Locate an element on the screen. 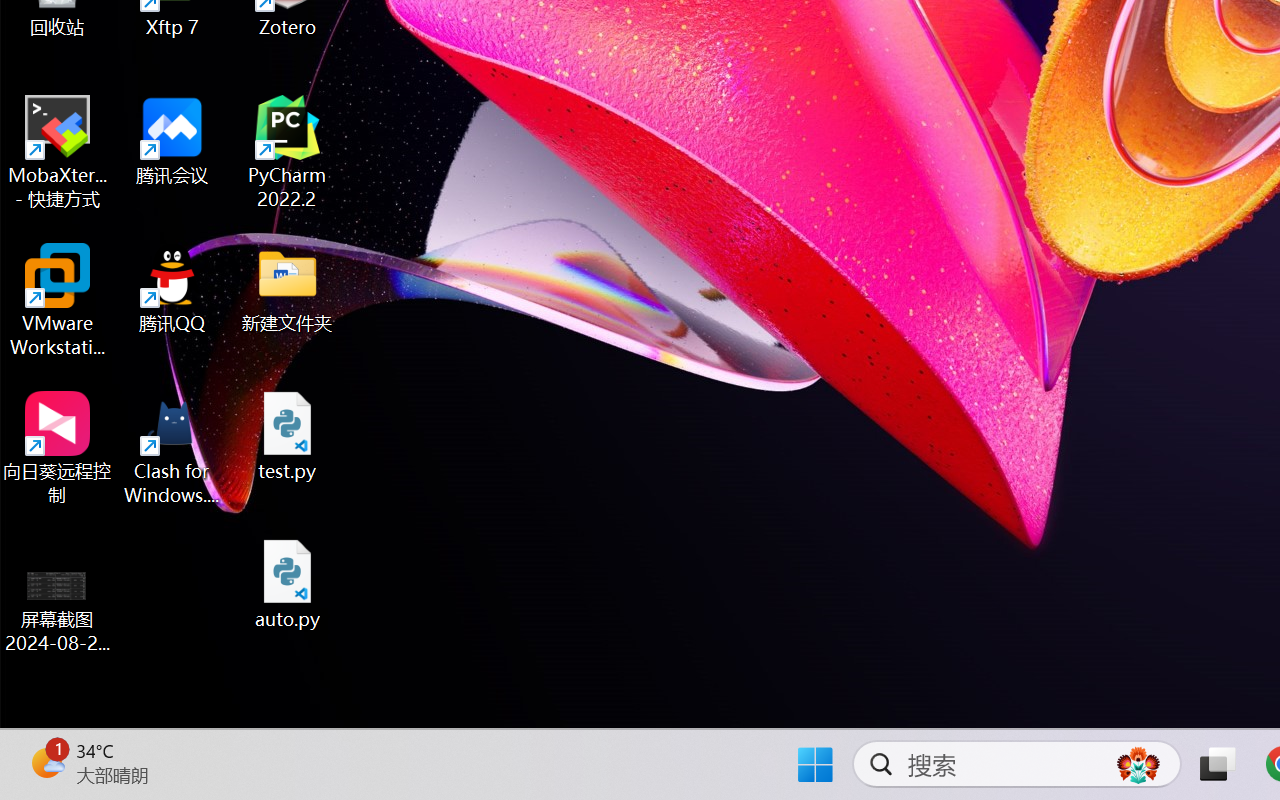  'auto.py' is located at coordinates (287, 583).